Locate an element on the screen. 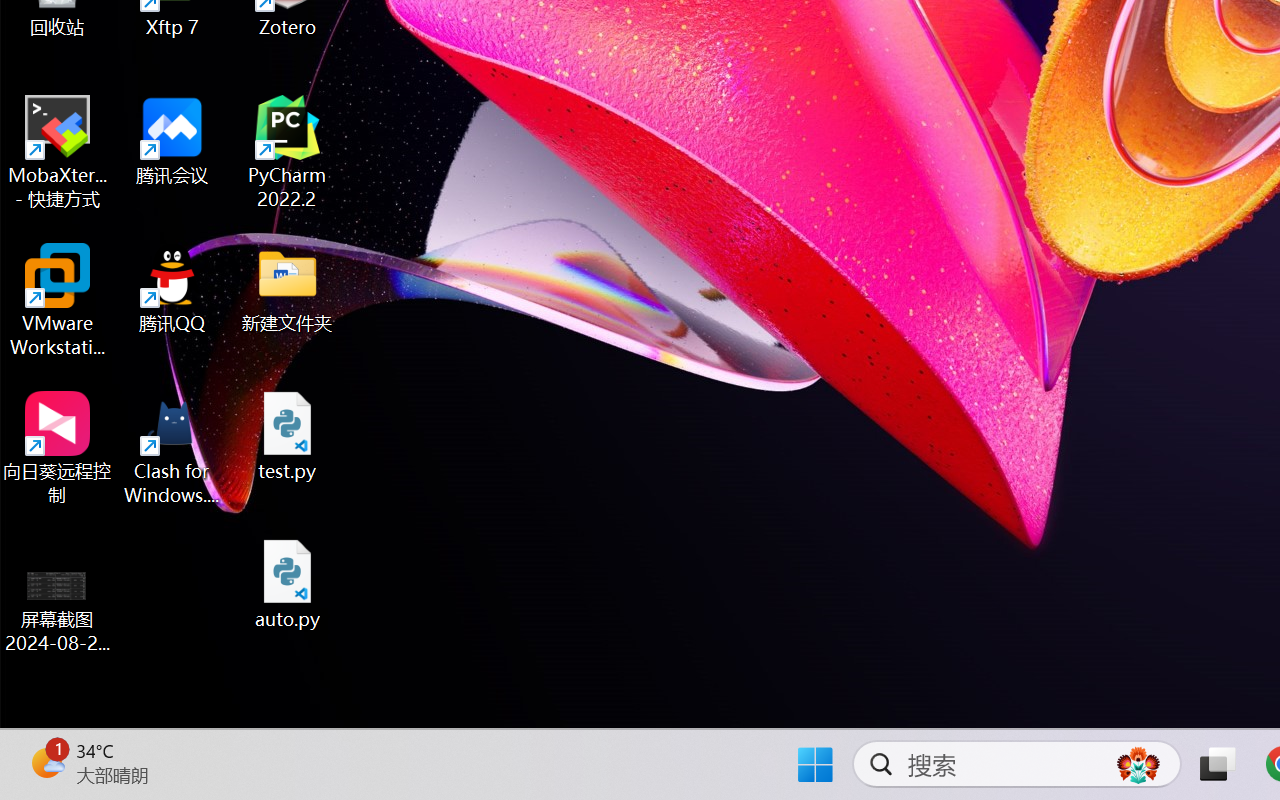  'auto.py' is located at coordinates (287, 583).